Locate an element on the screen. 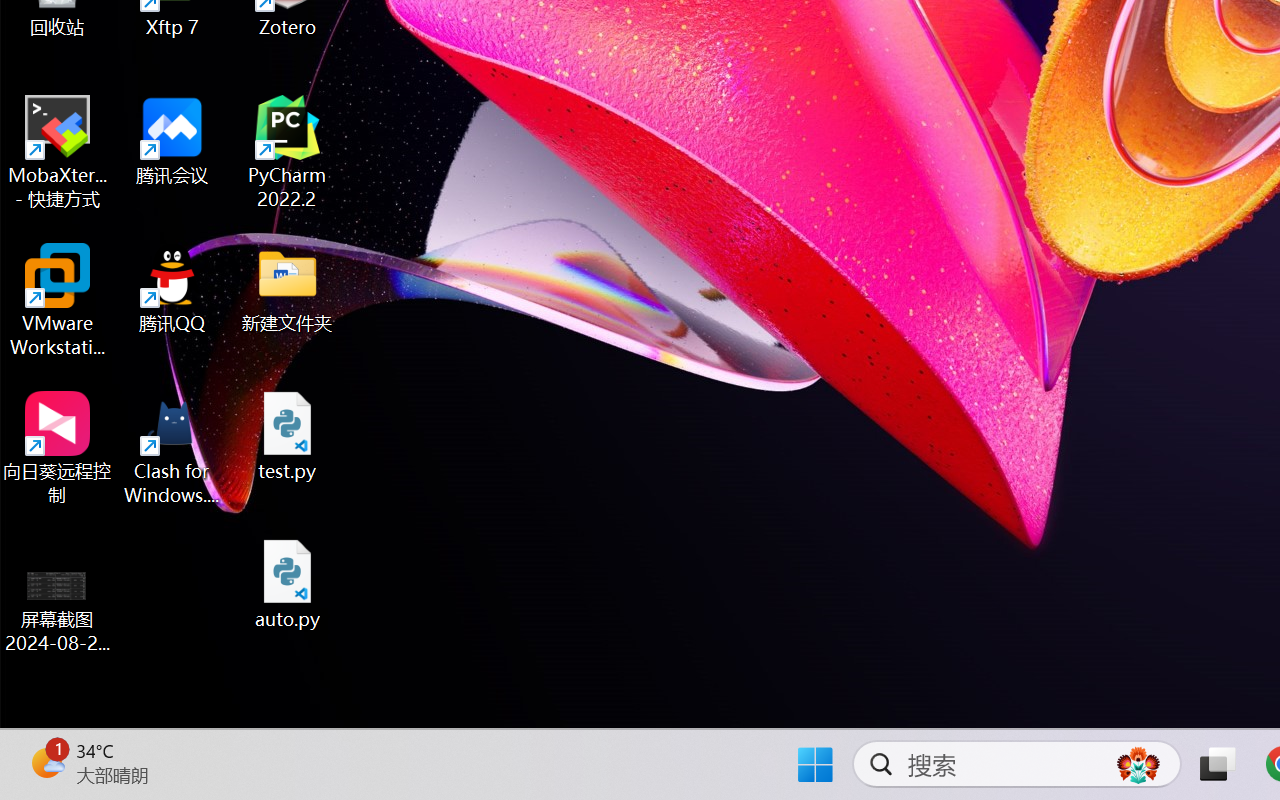  'auto.py' is located at coordinates (287, 583).